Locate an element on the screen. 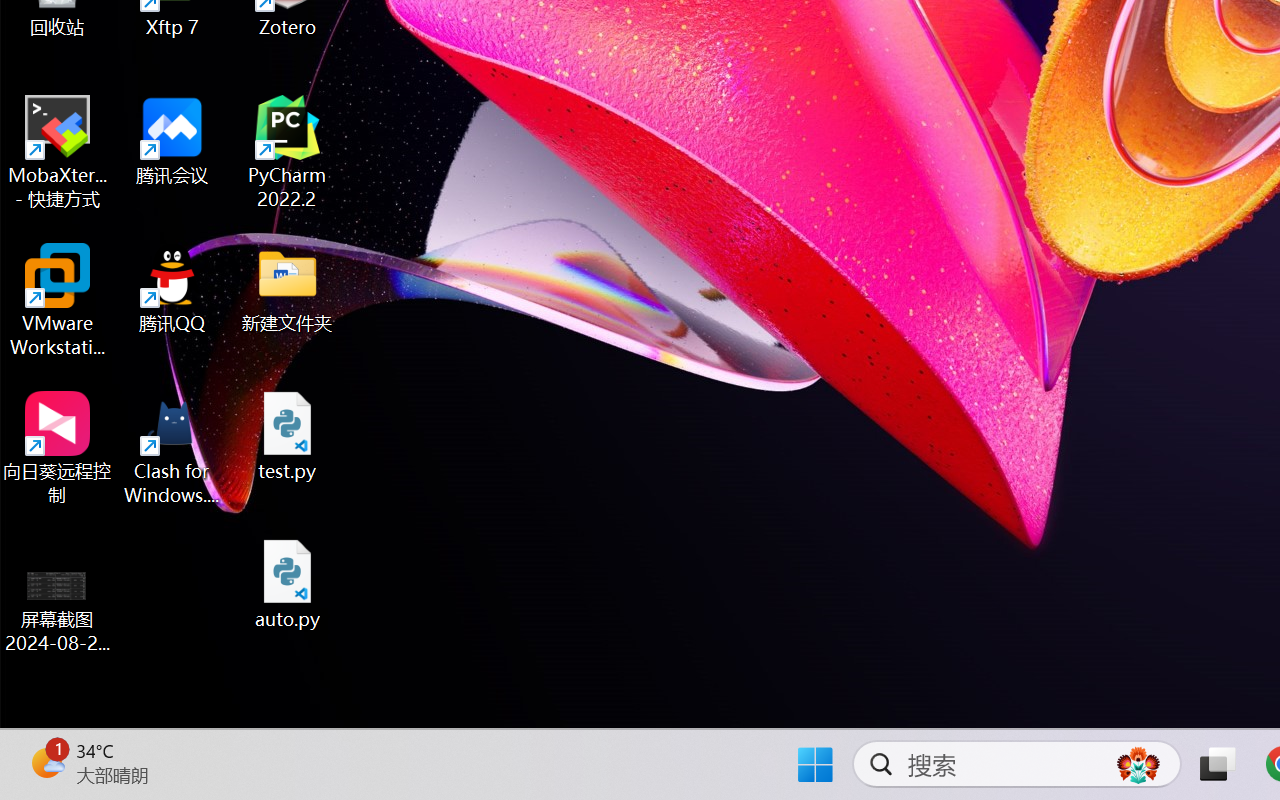  'auto.py' is located at coordinates (287, 583).